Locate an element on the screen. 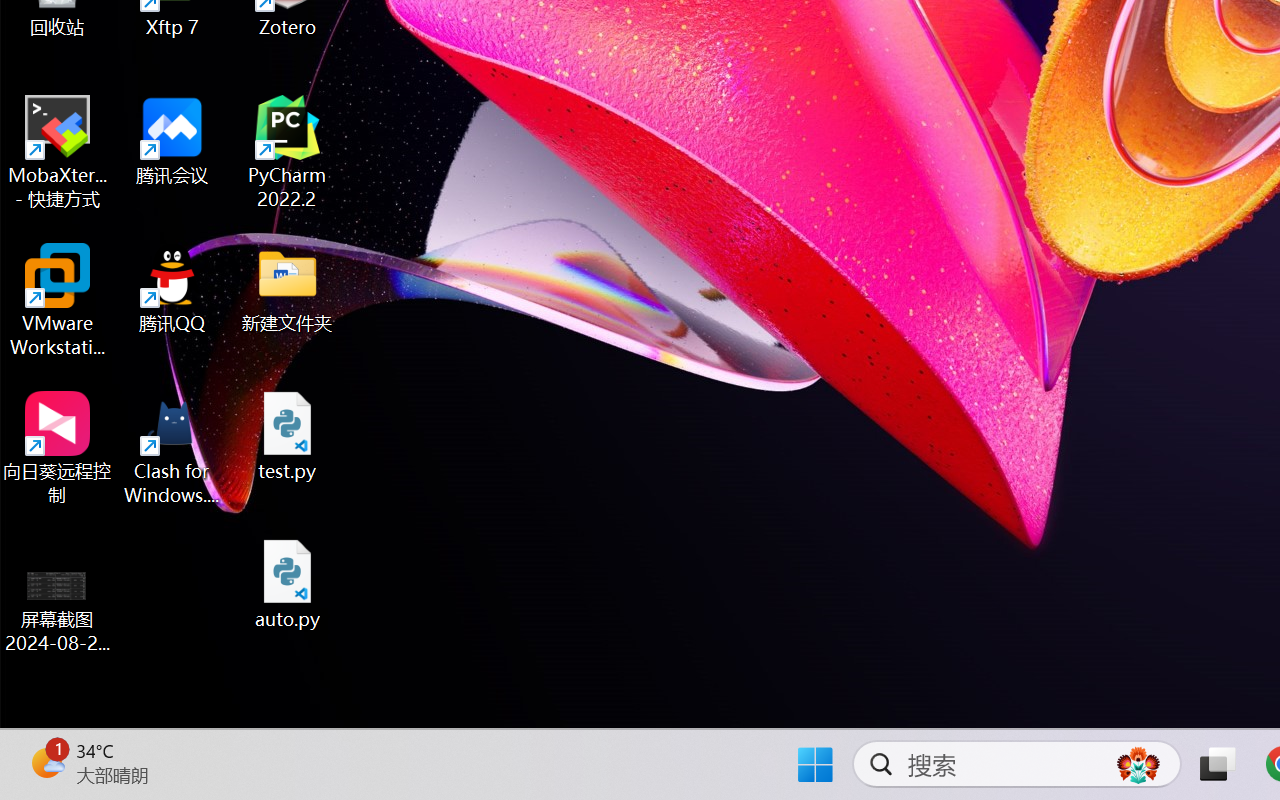  'auto.py' is located at coordinates (287, 583).